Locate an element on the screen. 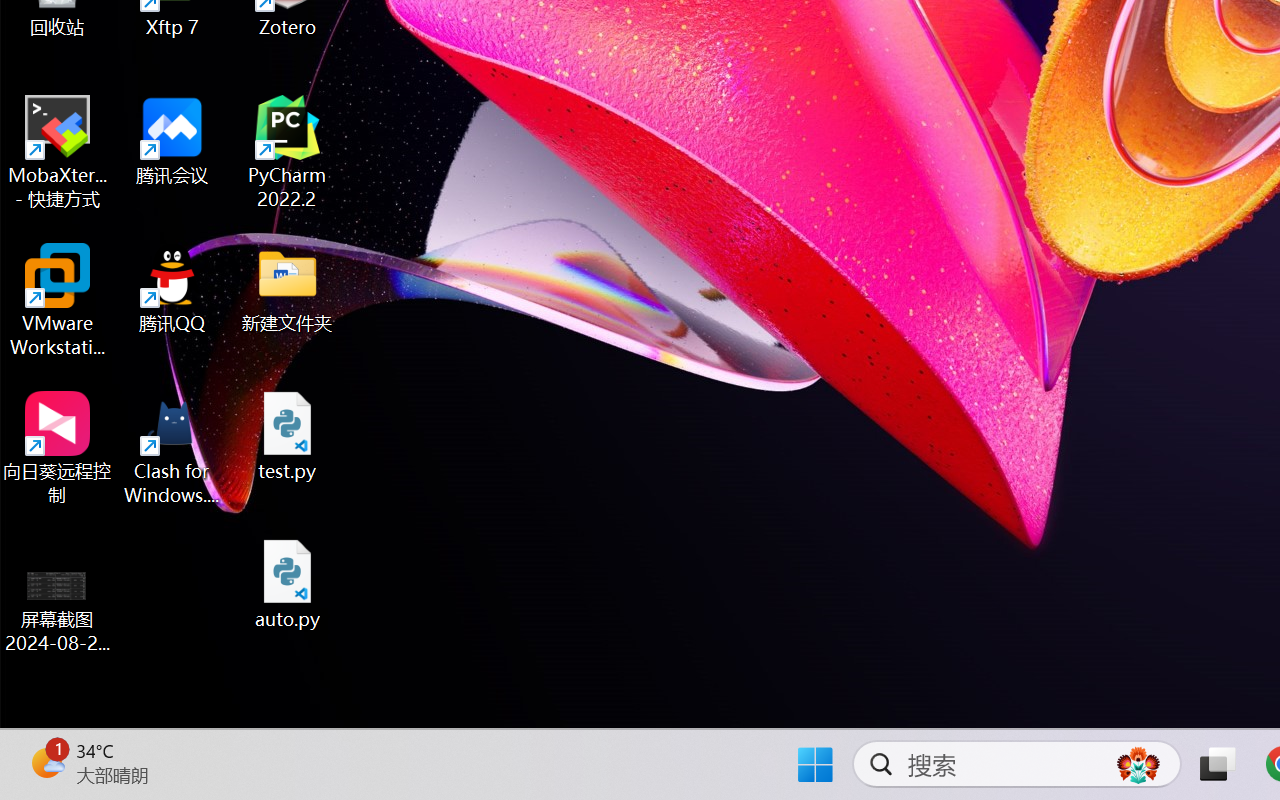  'auto.py' is located at coordinates (287, 583).